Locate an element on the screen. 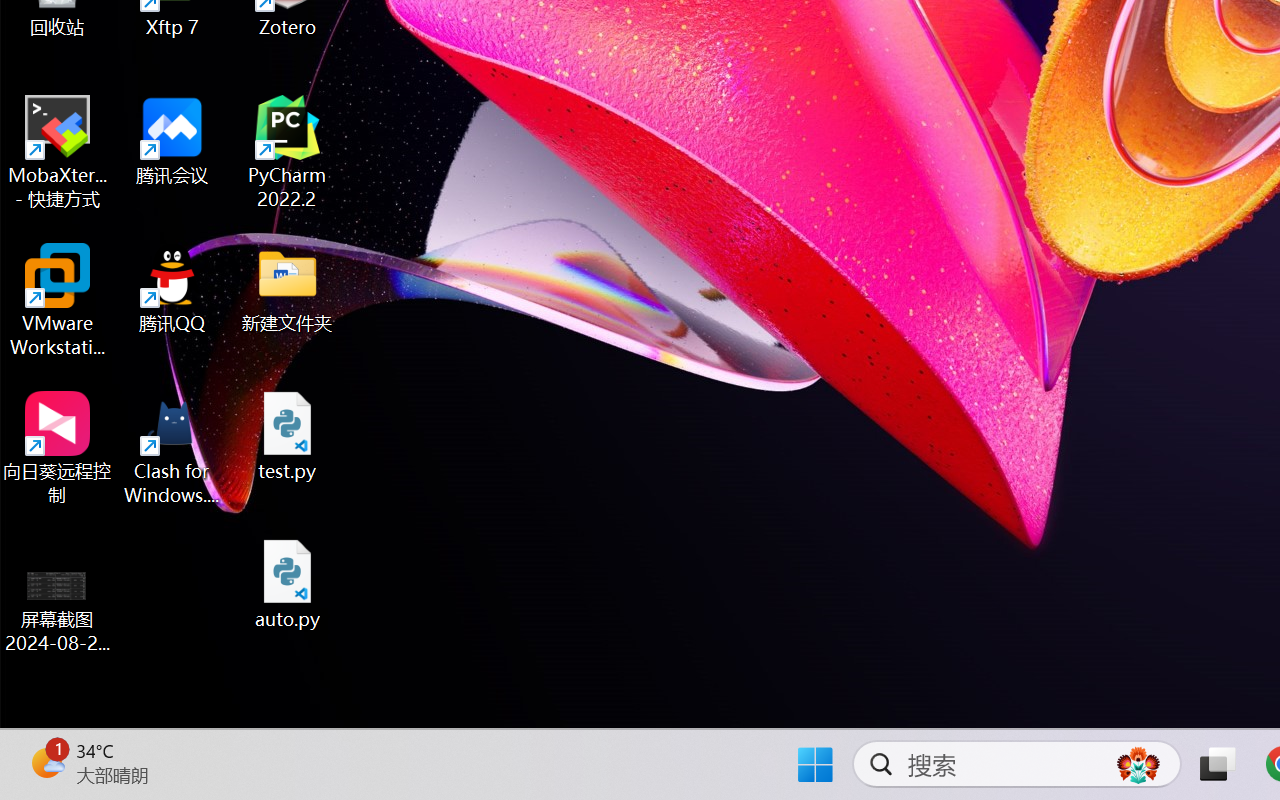  'auto.py' is located at coordinates (287, 583).